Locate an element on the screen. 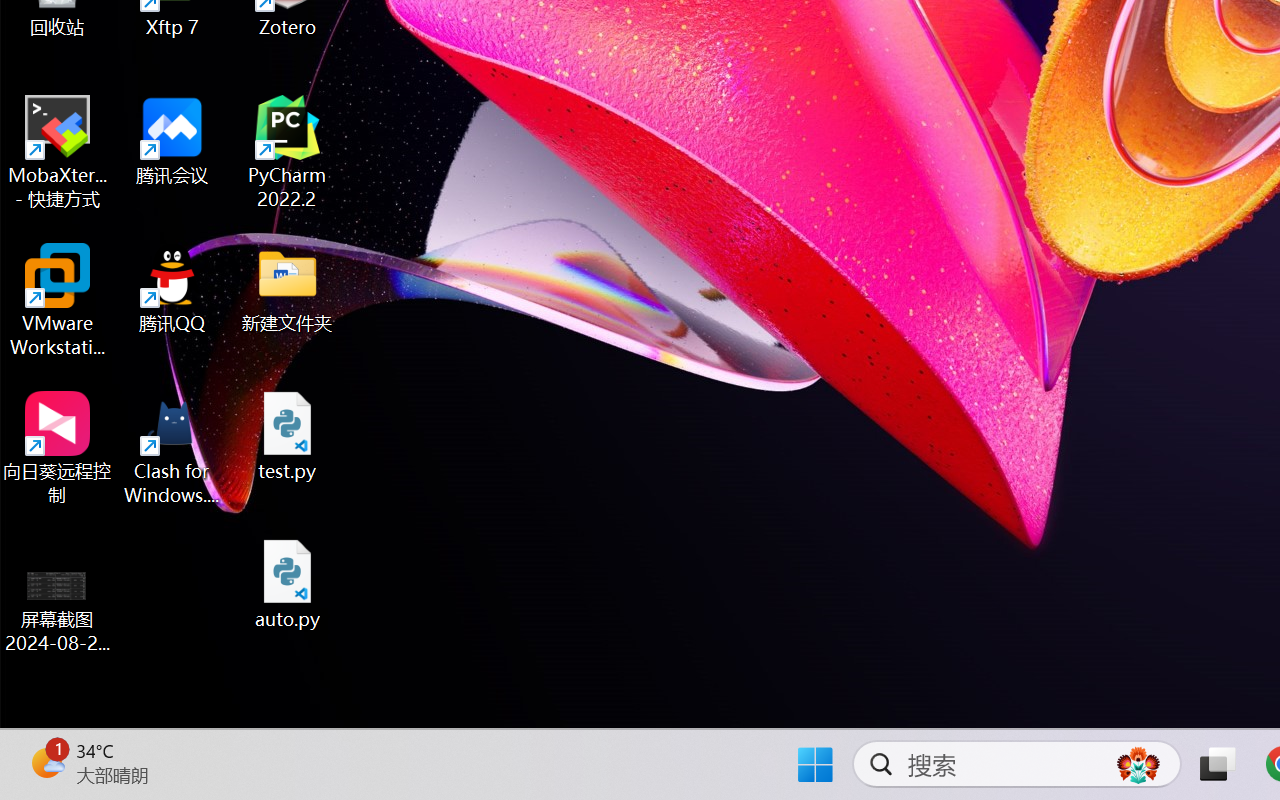  'auto.py' is located at coordinates (287, 583).